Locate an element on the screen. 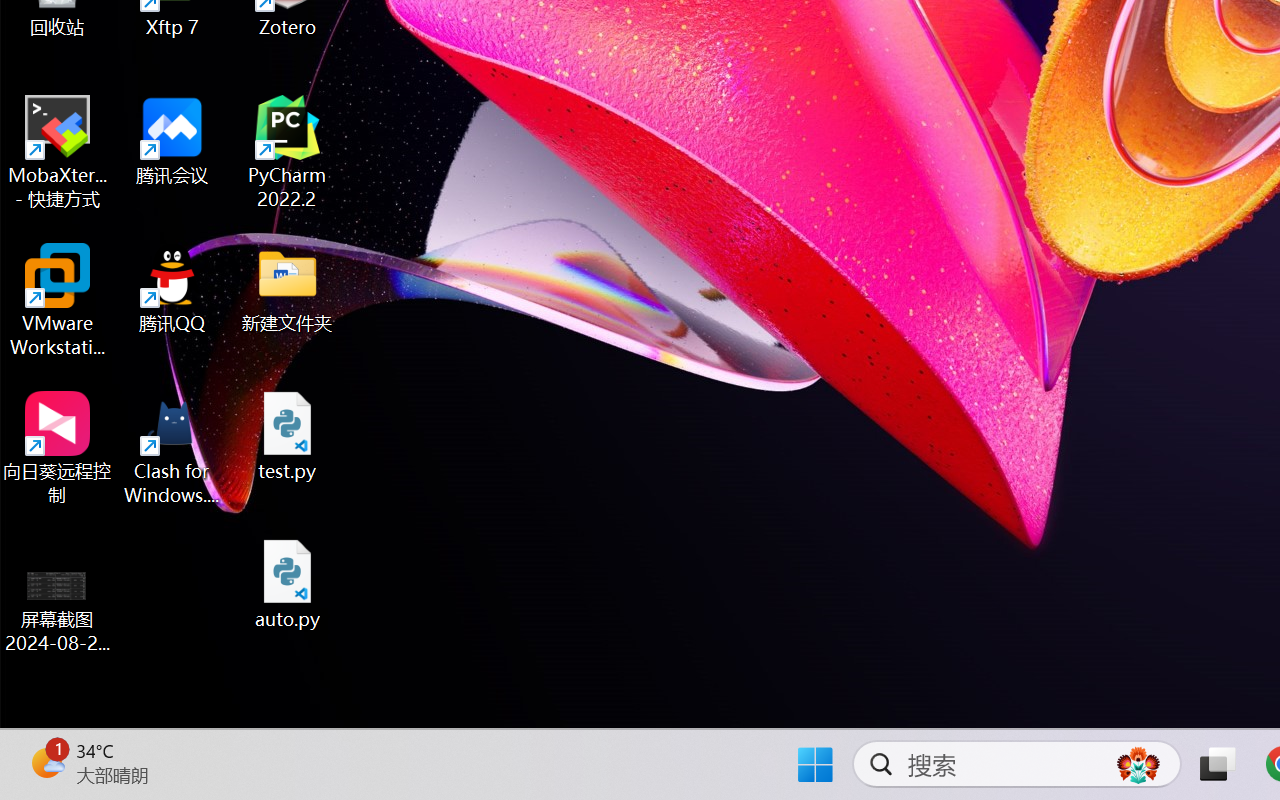  'auto.py' is located at coordinates (287, 583).